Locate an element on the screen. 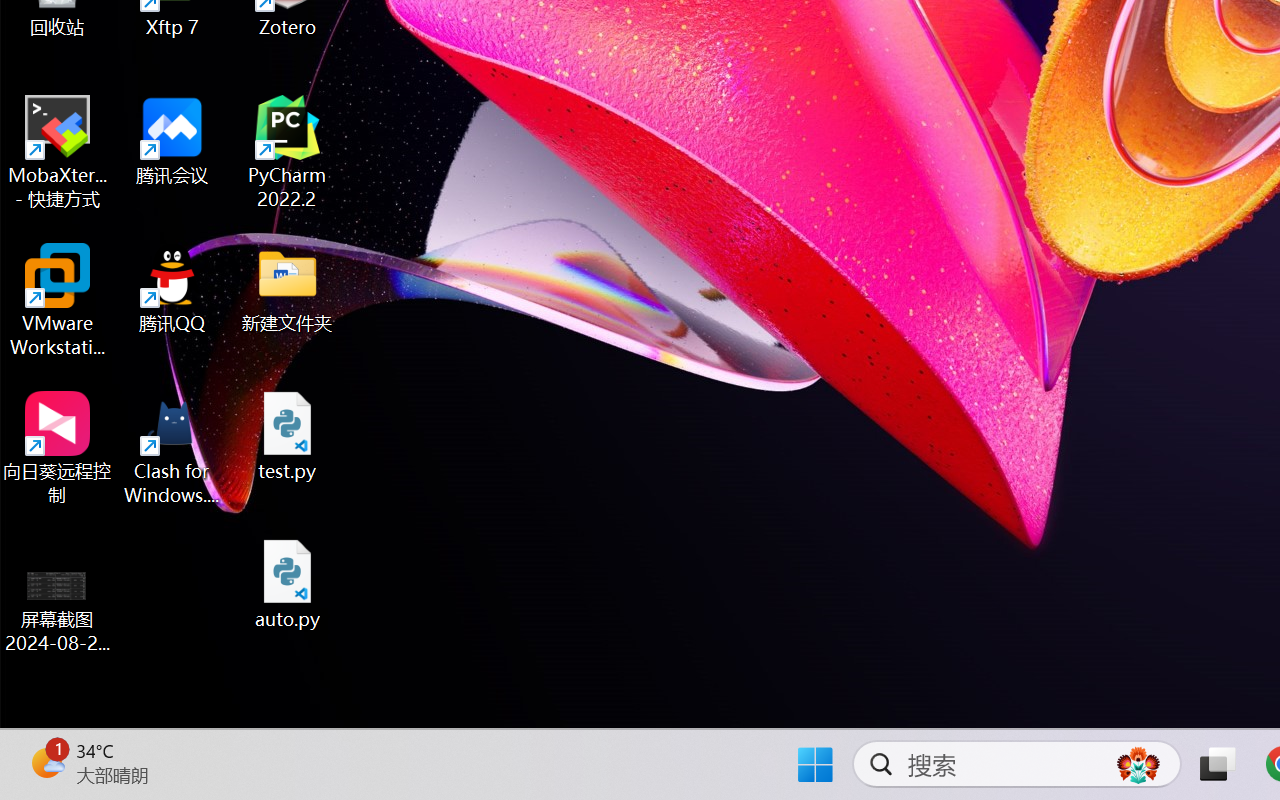  'auto.py' is located at coordinates (287, 583).